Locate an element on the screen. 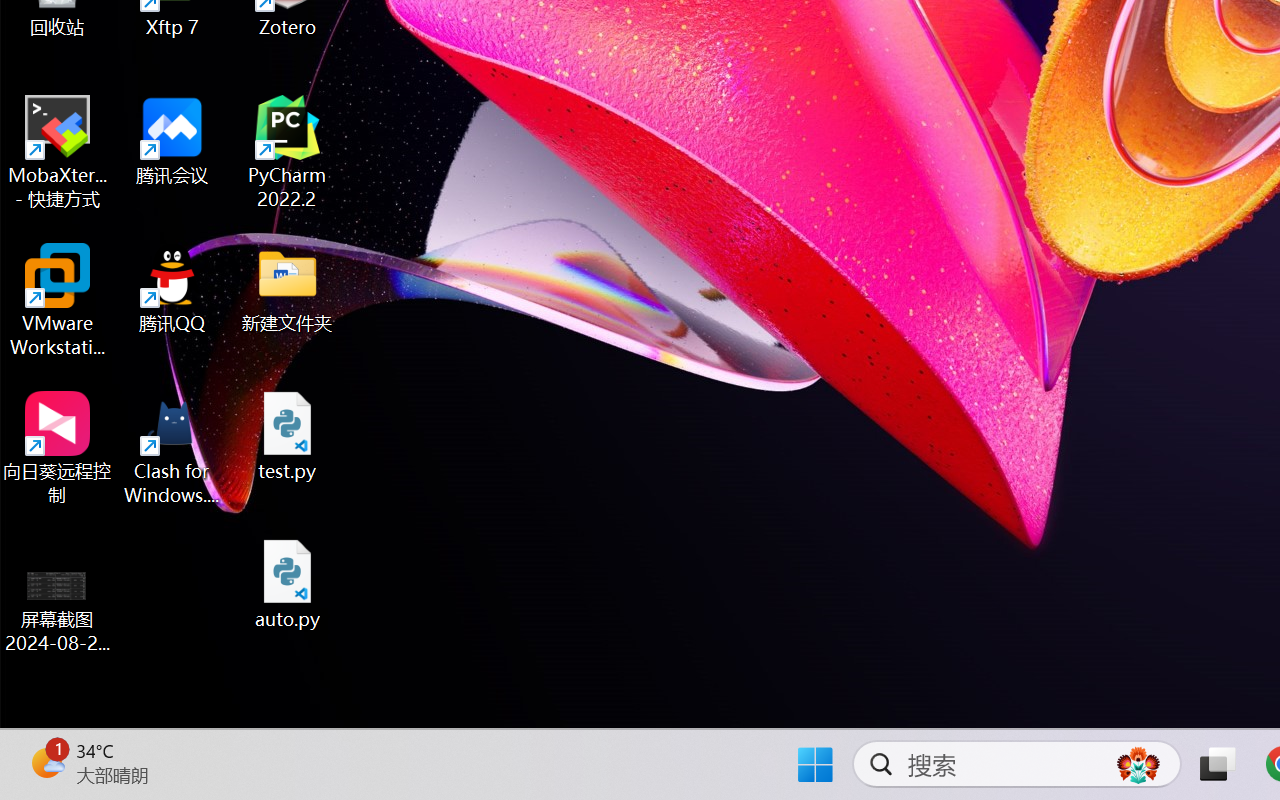  'auto.py' is located at coordinates (287, 583).